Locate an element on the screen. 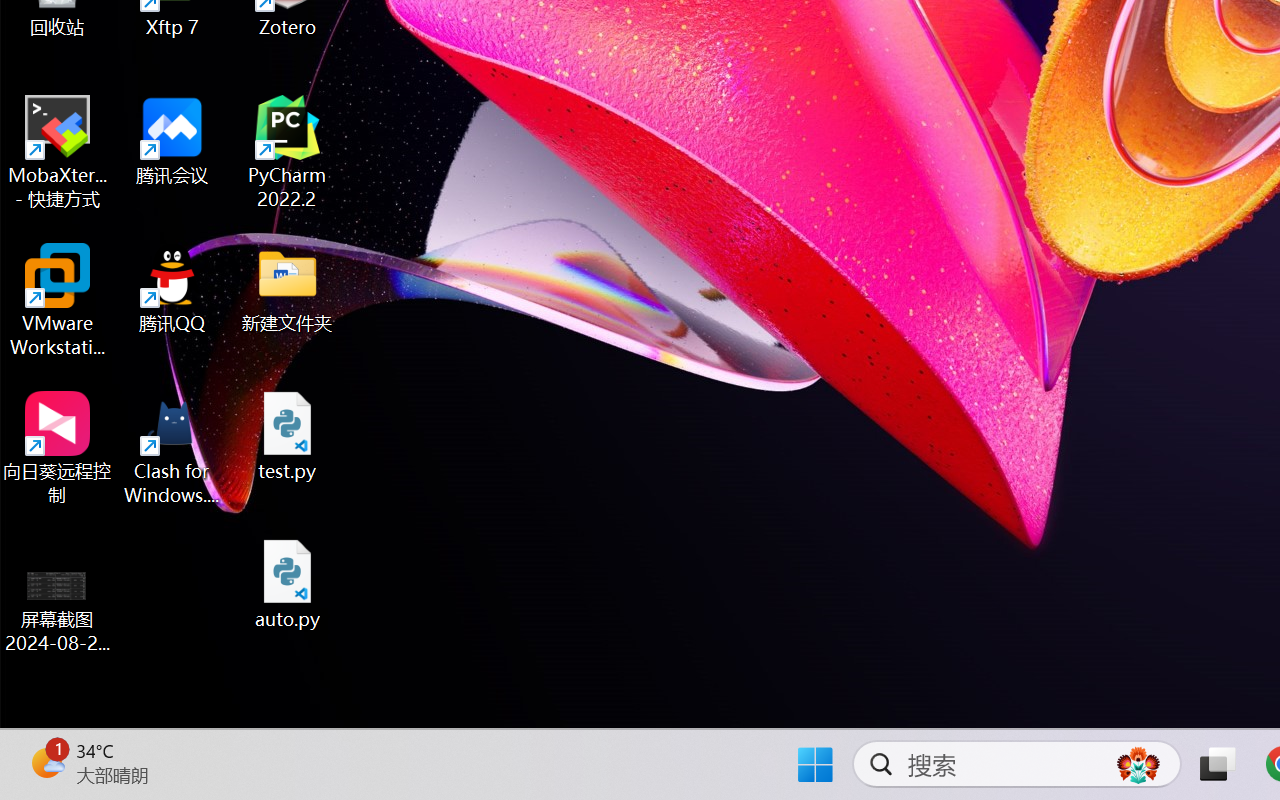  'auto.py' is located at coordinates (287, 583).